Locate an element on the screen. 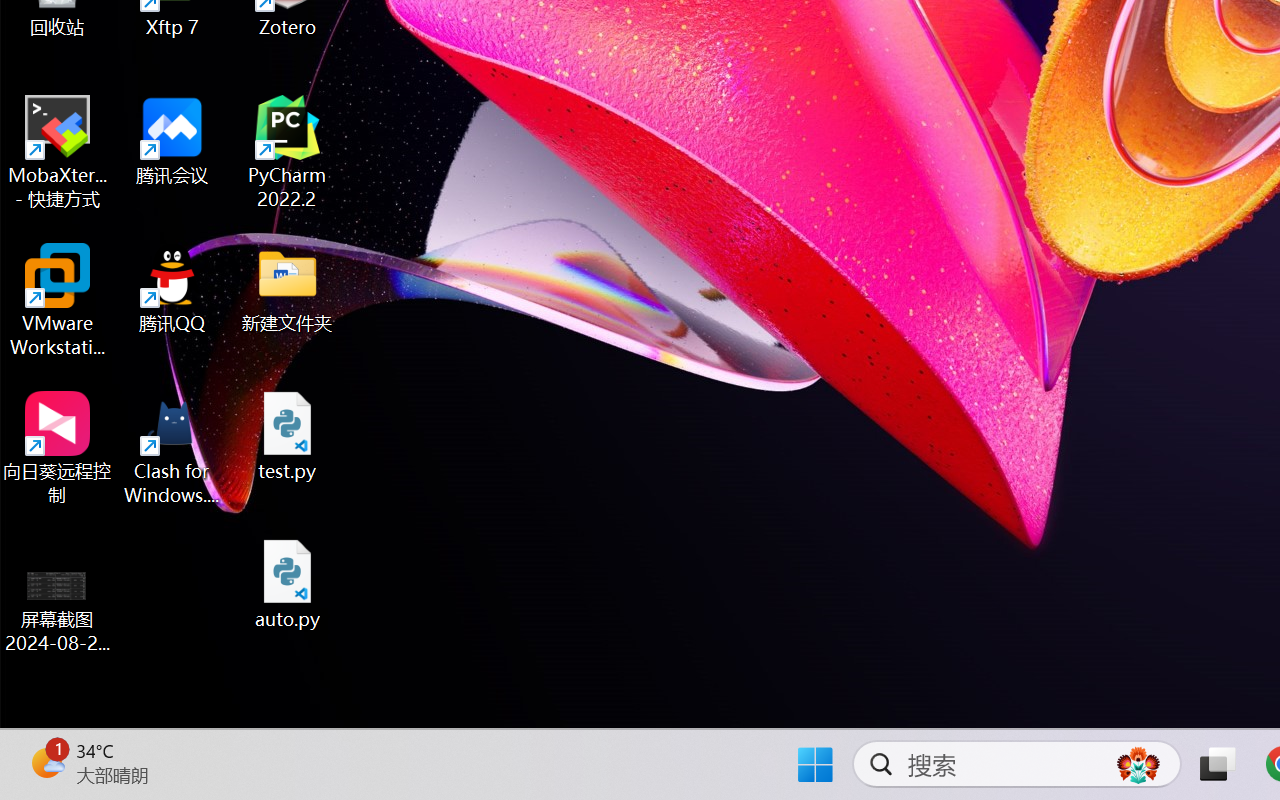  'auto.py' is located at coordinates (287, 583).